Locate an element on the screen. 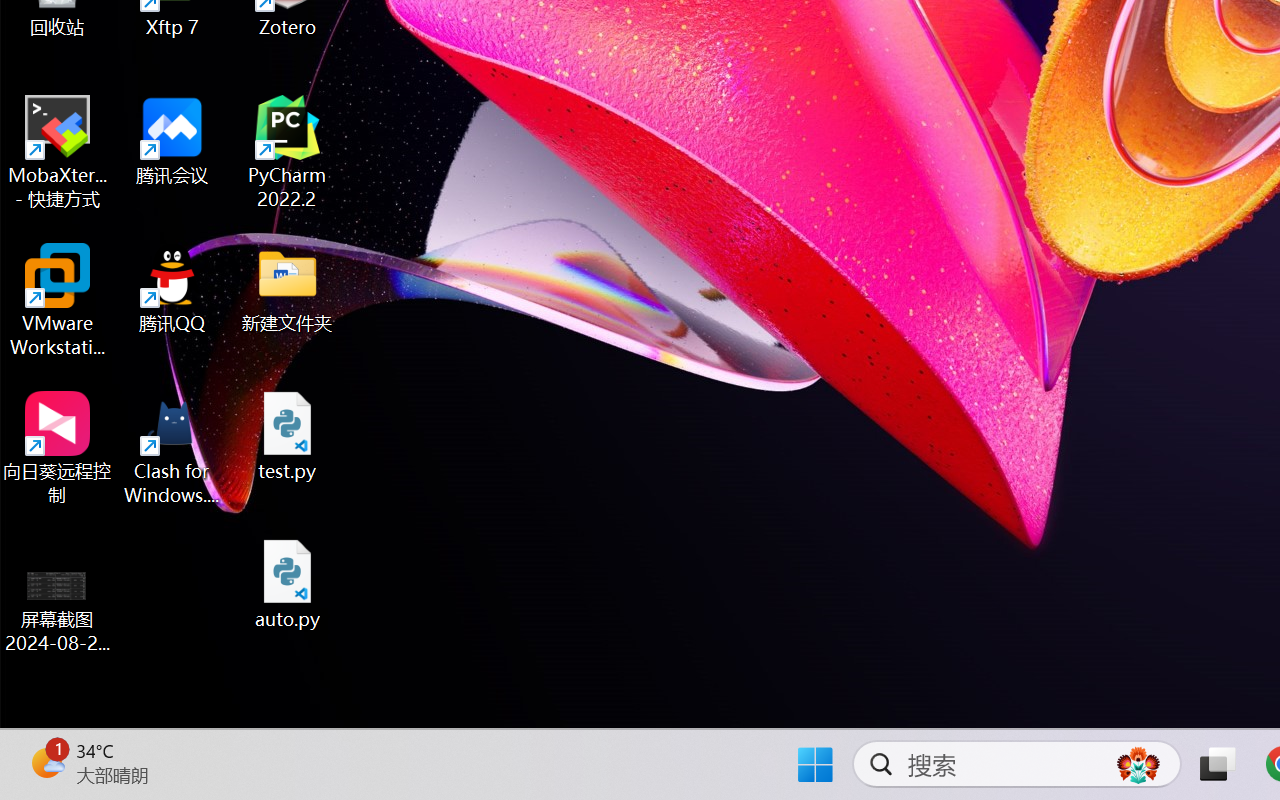  'auto.py' is located at coordinates (287, 583).